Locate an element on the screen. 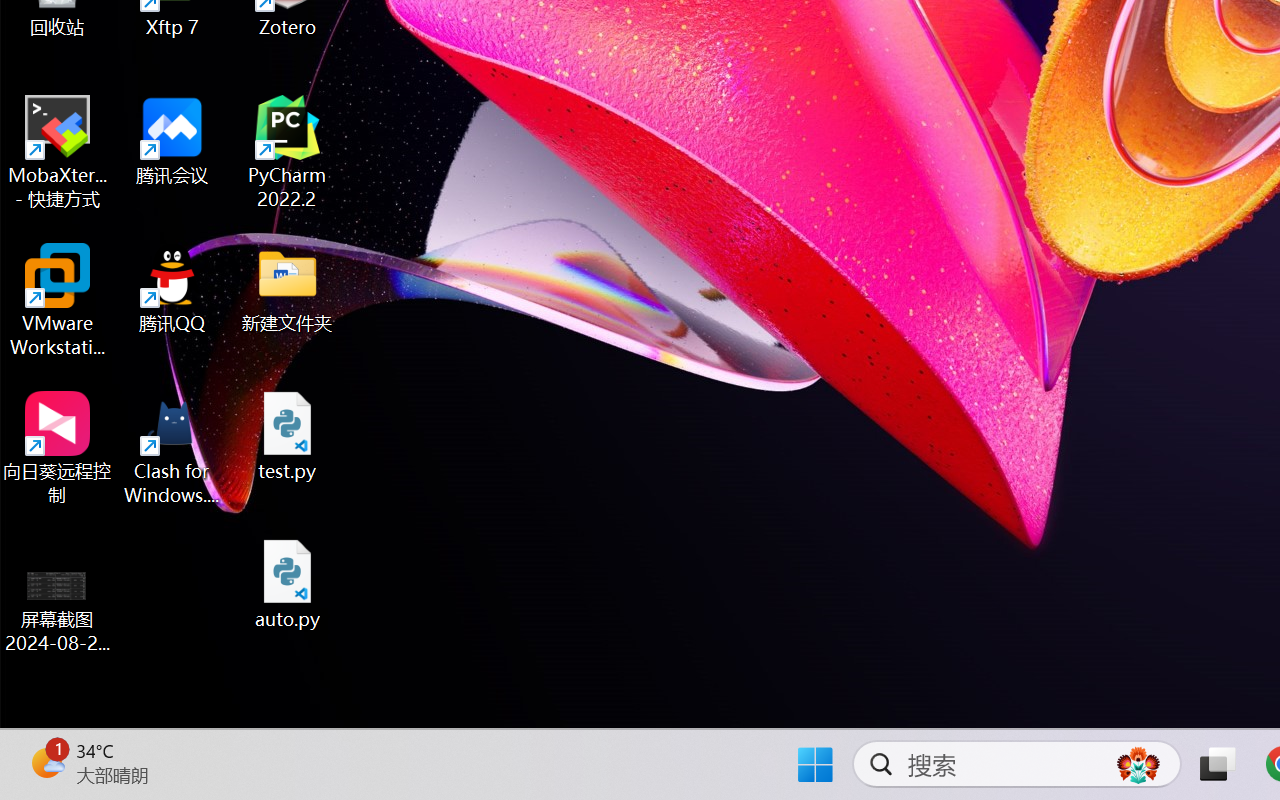  'auto.py' is located at coordinates (287, 583).